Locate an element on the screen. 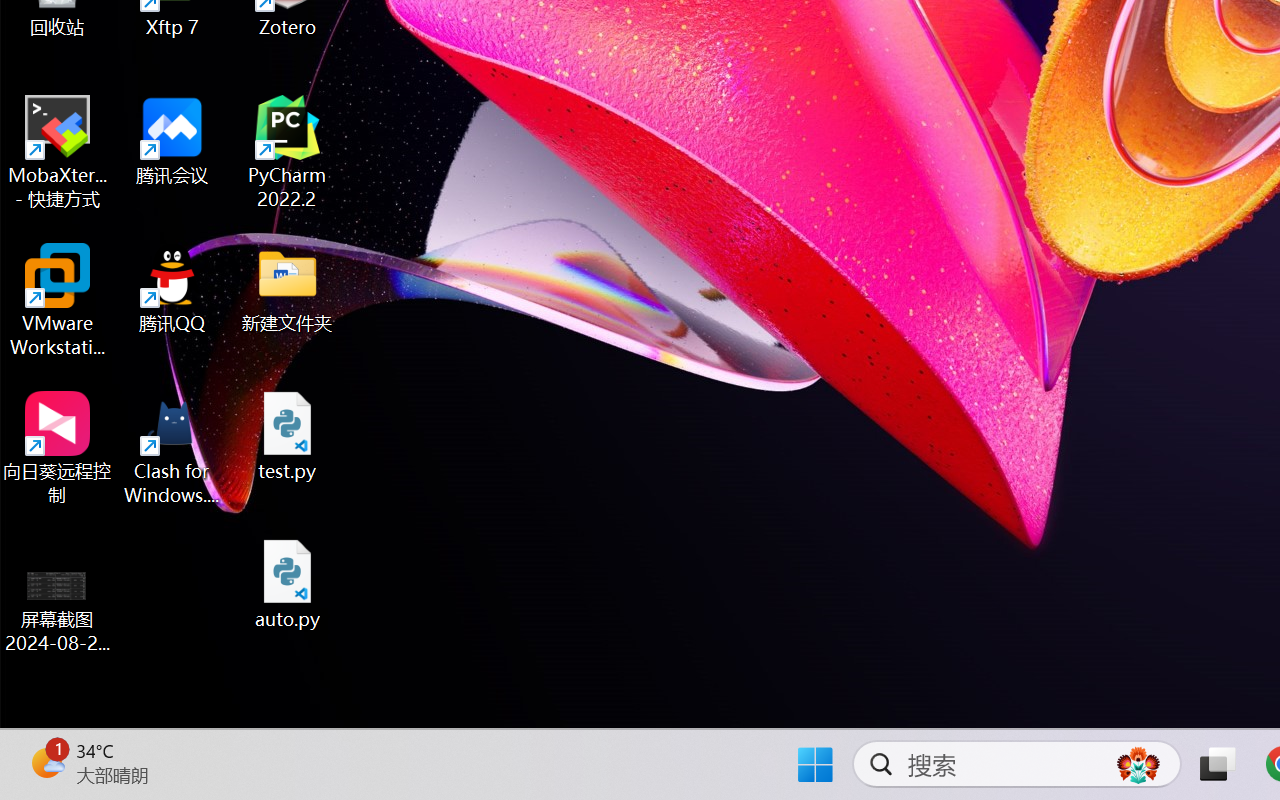  'auto.py' is located at coordinates (287, 583).